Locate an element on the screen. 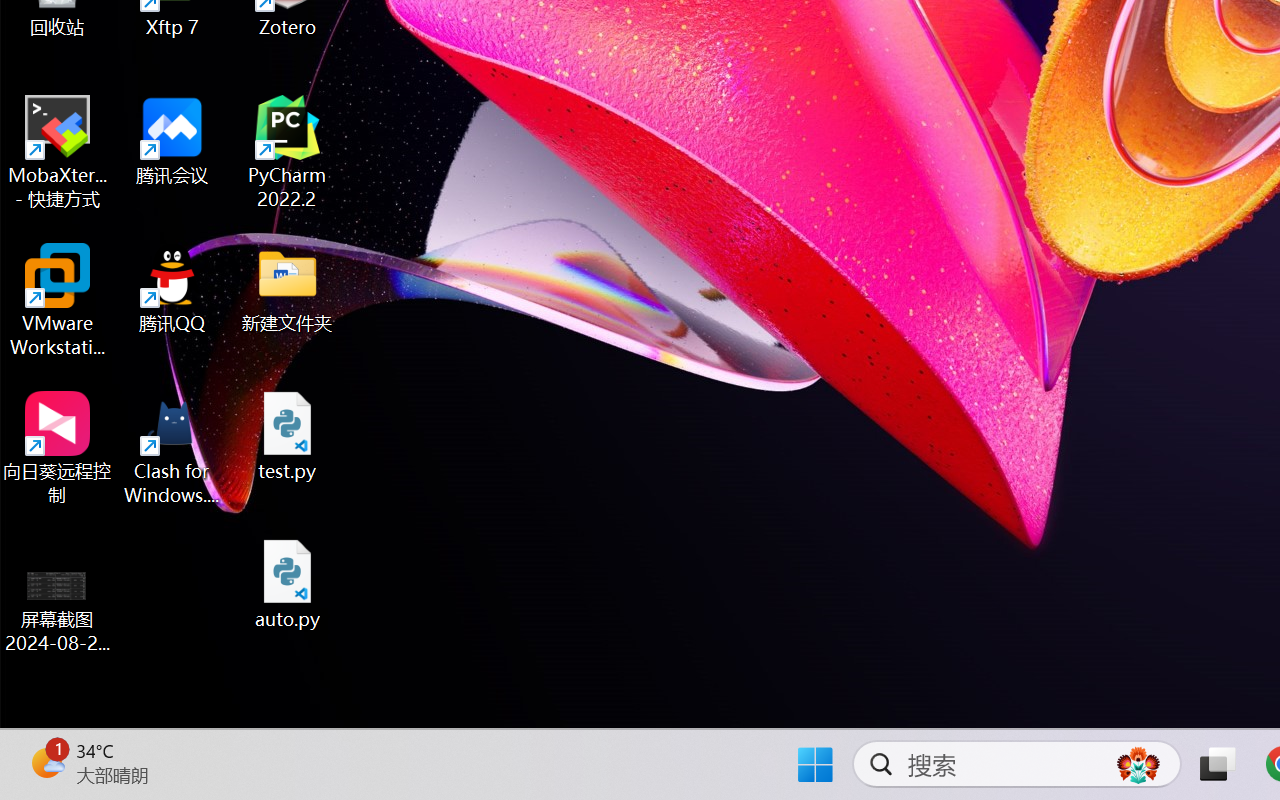  'auto.py' is located at coordinates (287, 583).